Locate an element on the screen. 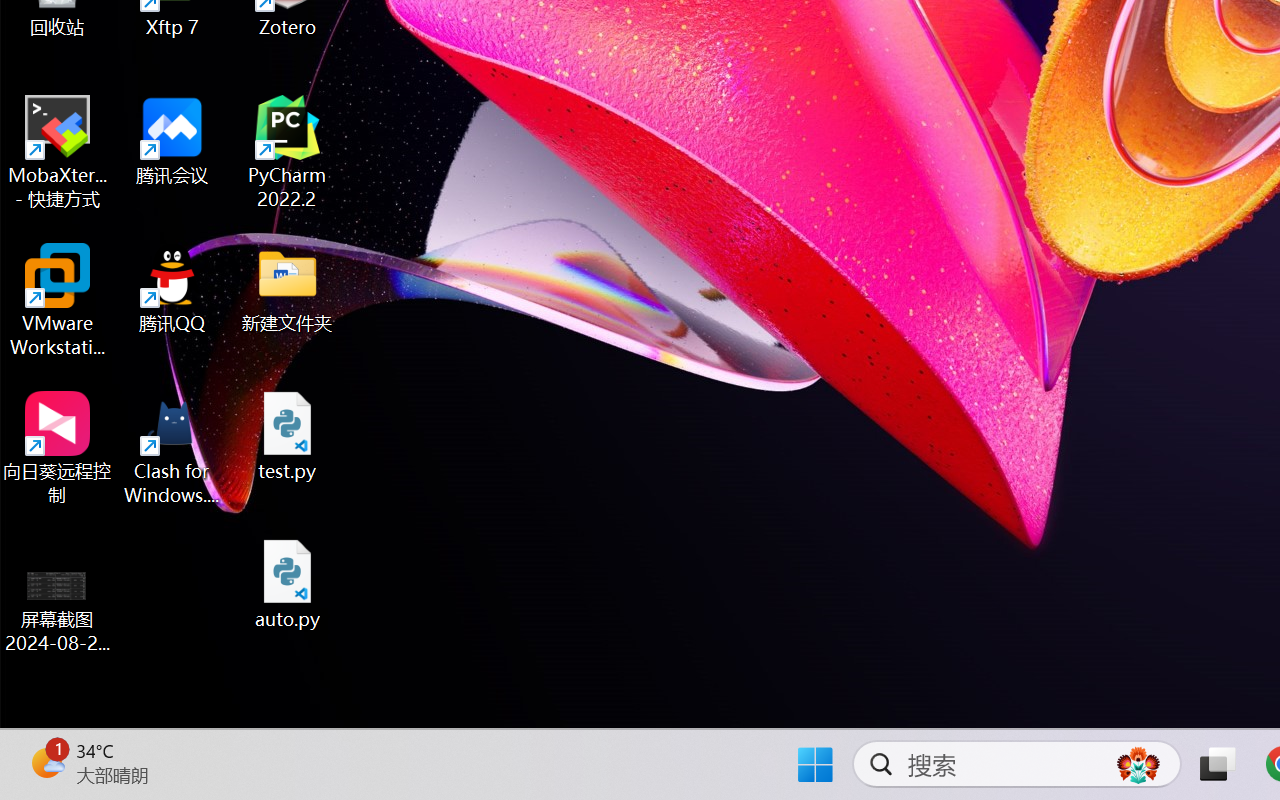  'auto.py' is located at coordinates (287, 583).